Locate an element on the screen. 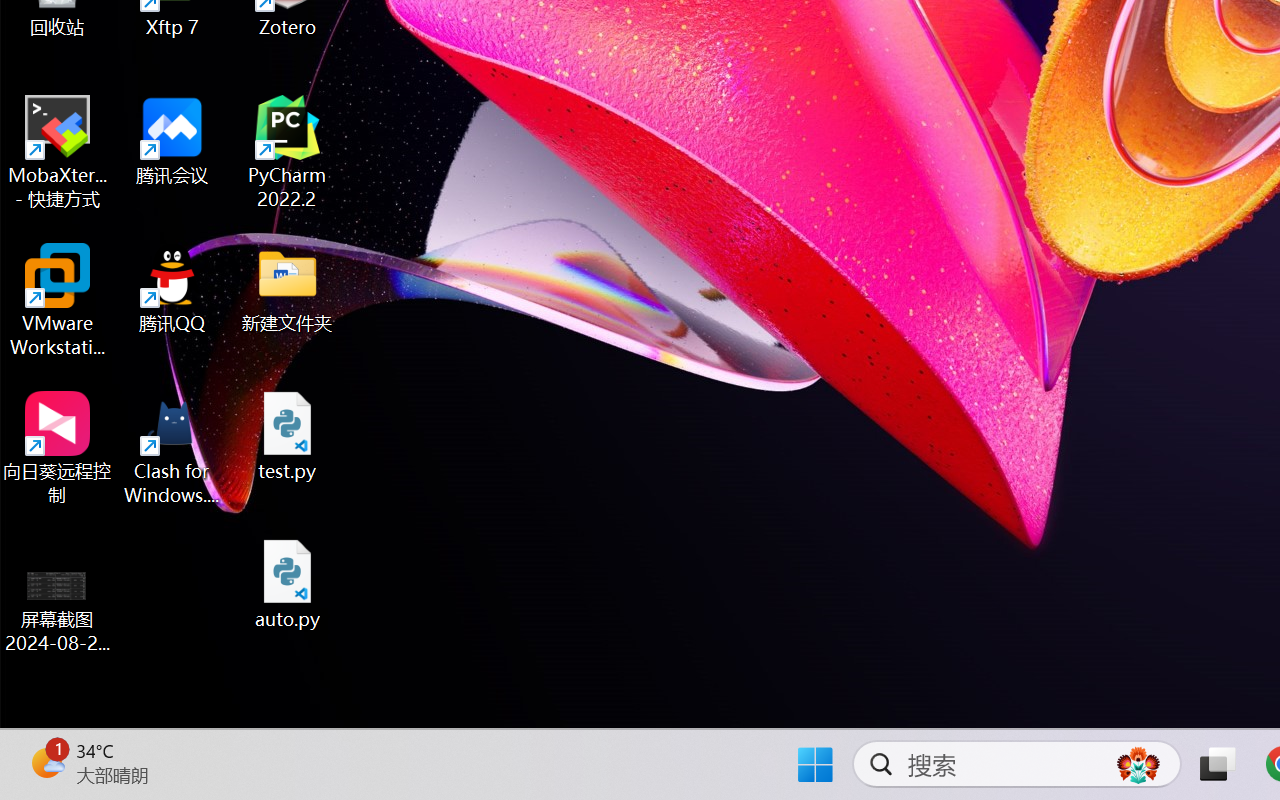  'auto.py' is located at coordinates (287, 583).